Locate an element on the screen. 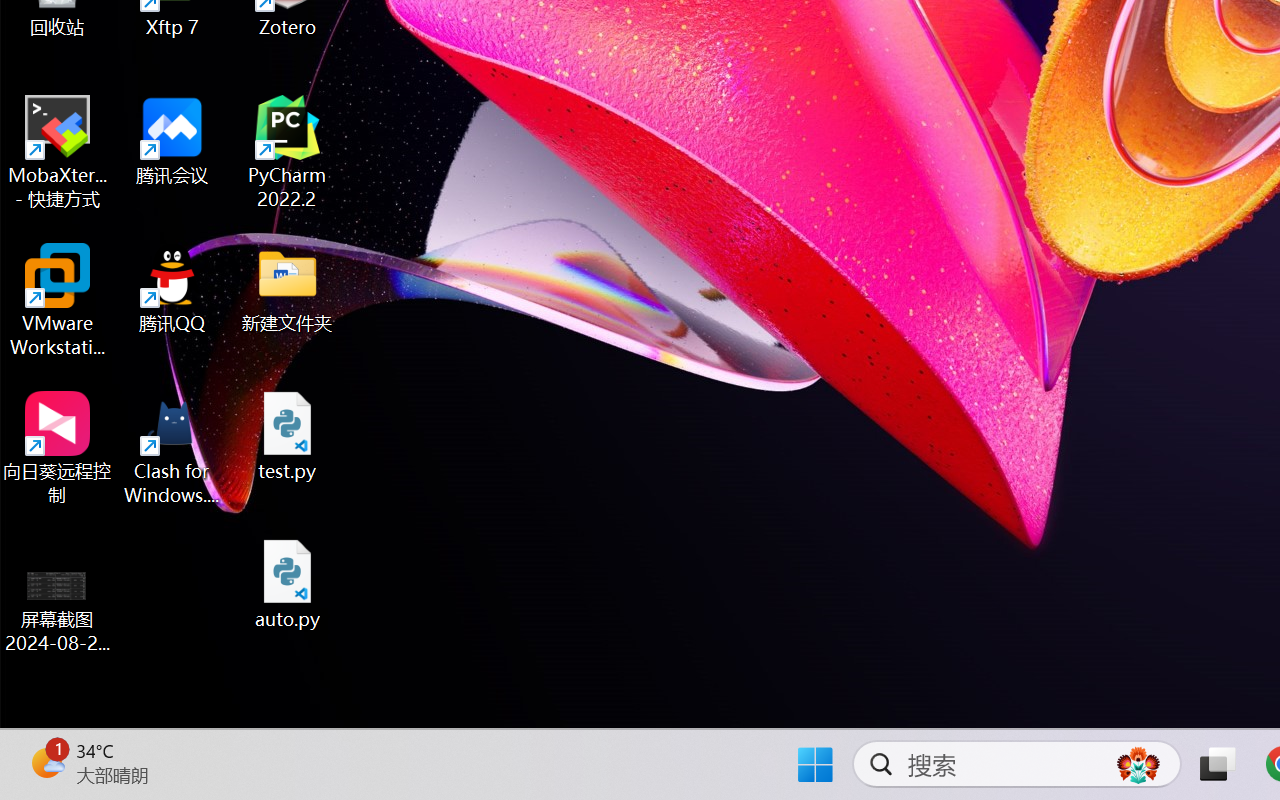  'auto.py' is located at coordinates (287, 583).